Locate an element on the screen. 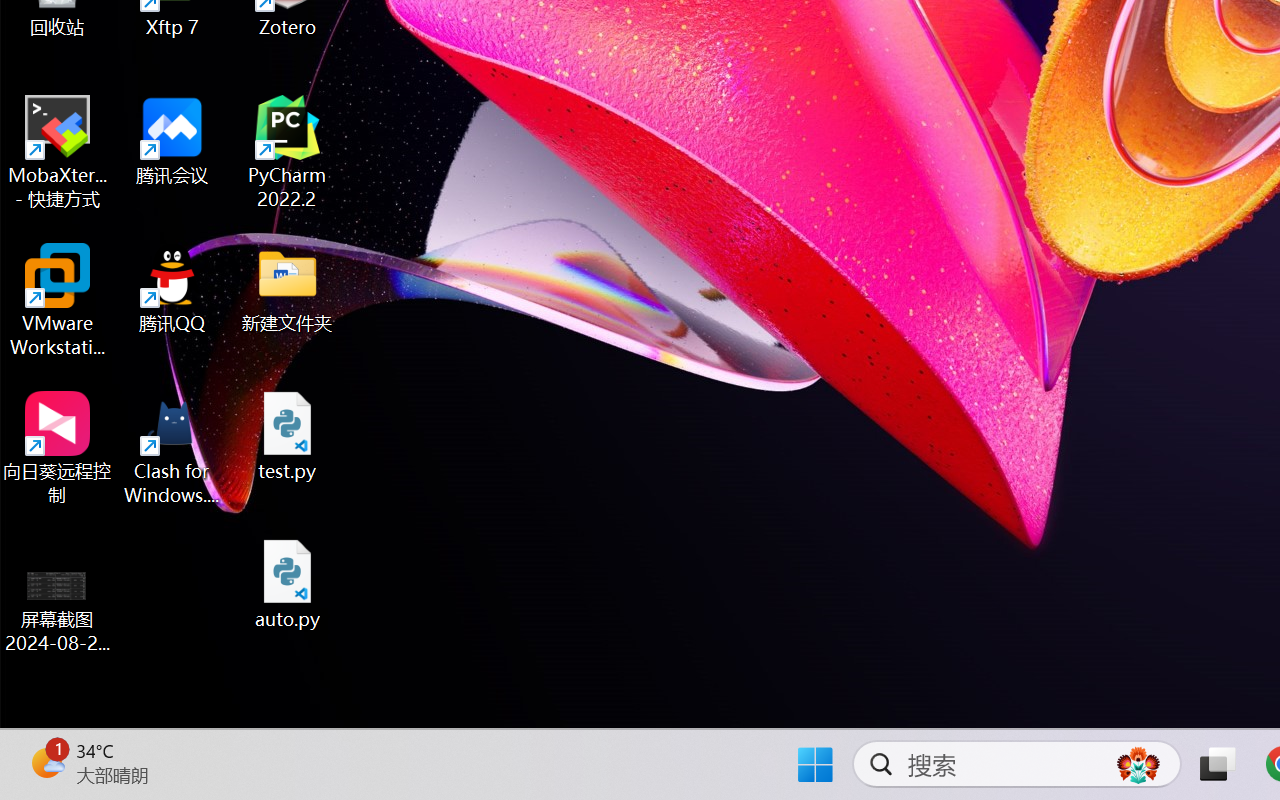  'auto.py' is located at coordinates (287, 583).